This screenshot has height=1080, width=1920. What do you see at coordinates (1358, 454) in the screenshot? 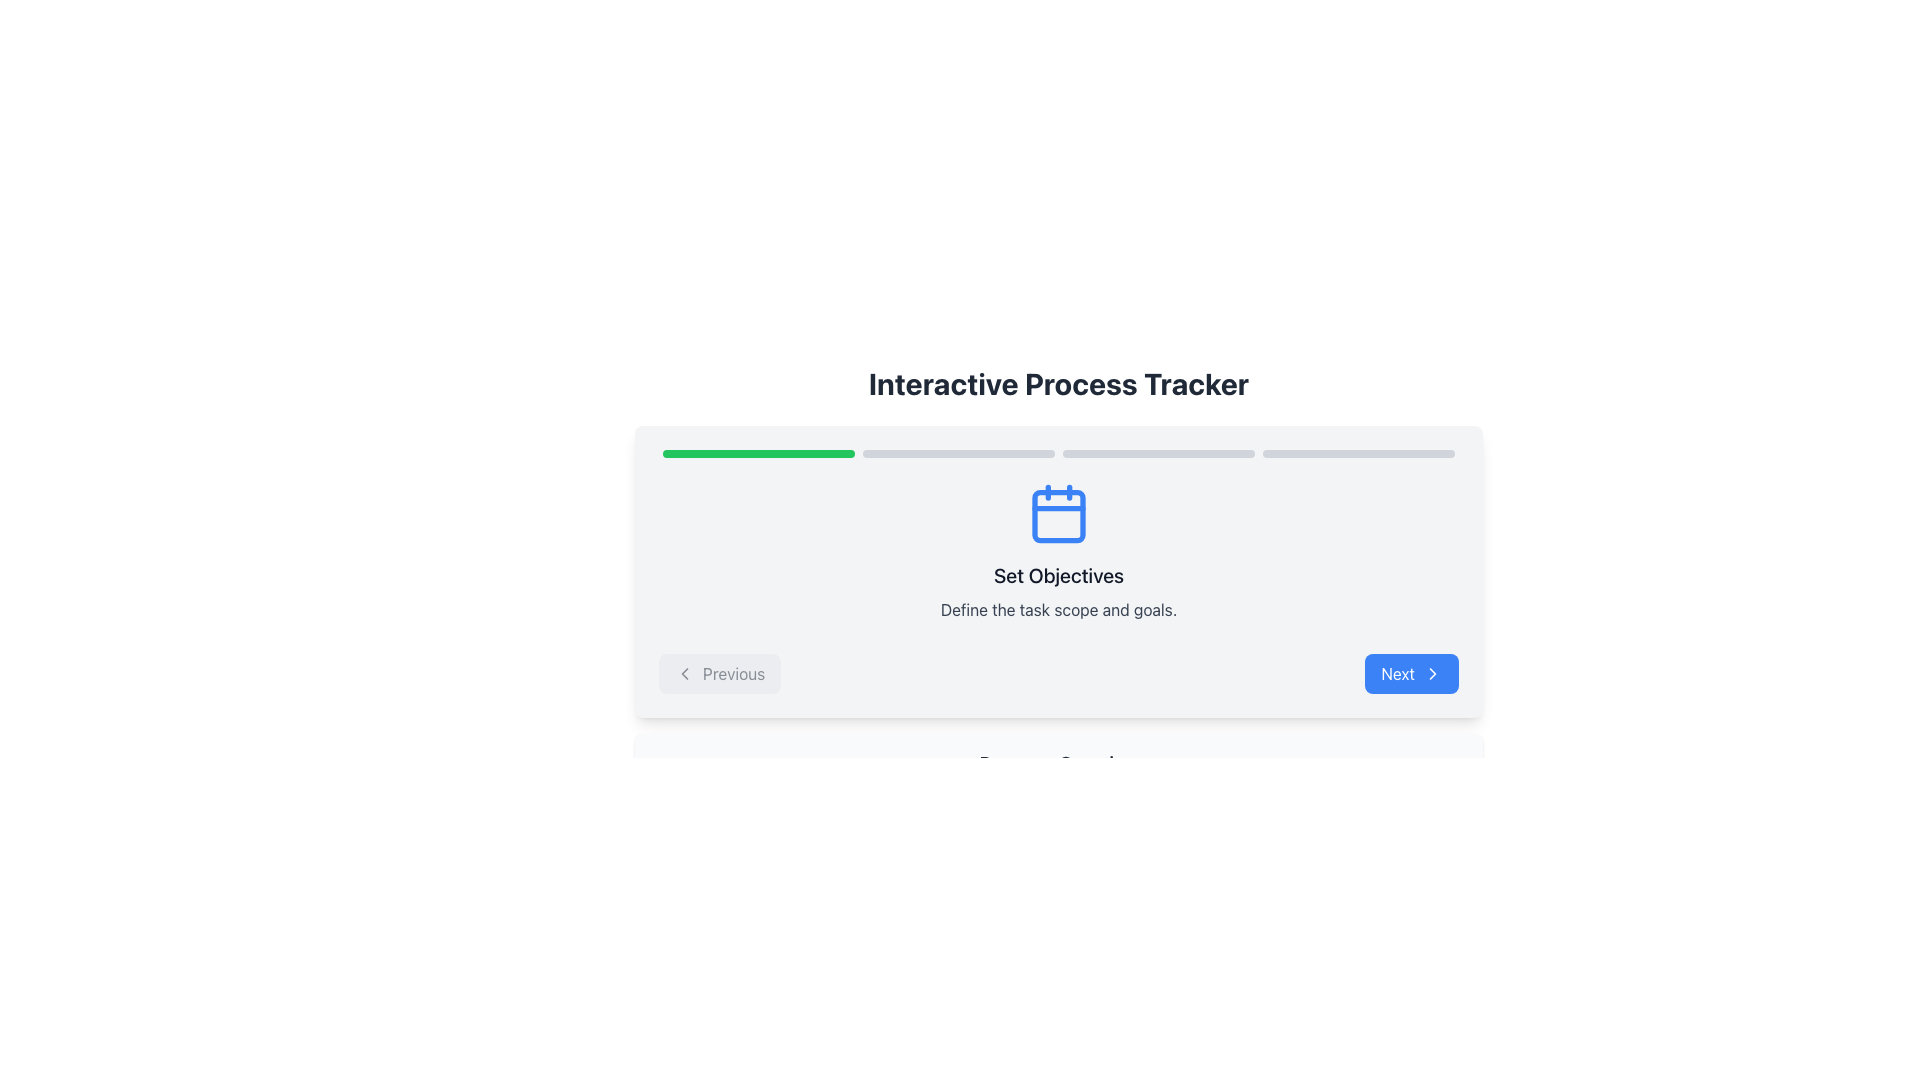
I see `the fourth segment of the progress bar which visually represents incomplete progress in a multi-step process` at bounding box center [1358, 454].